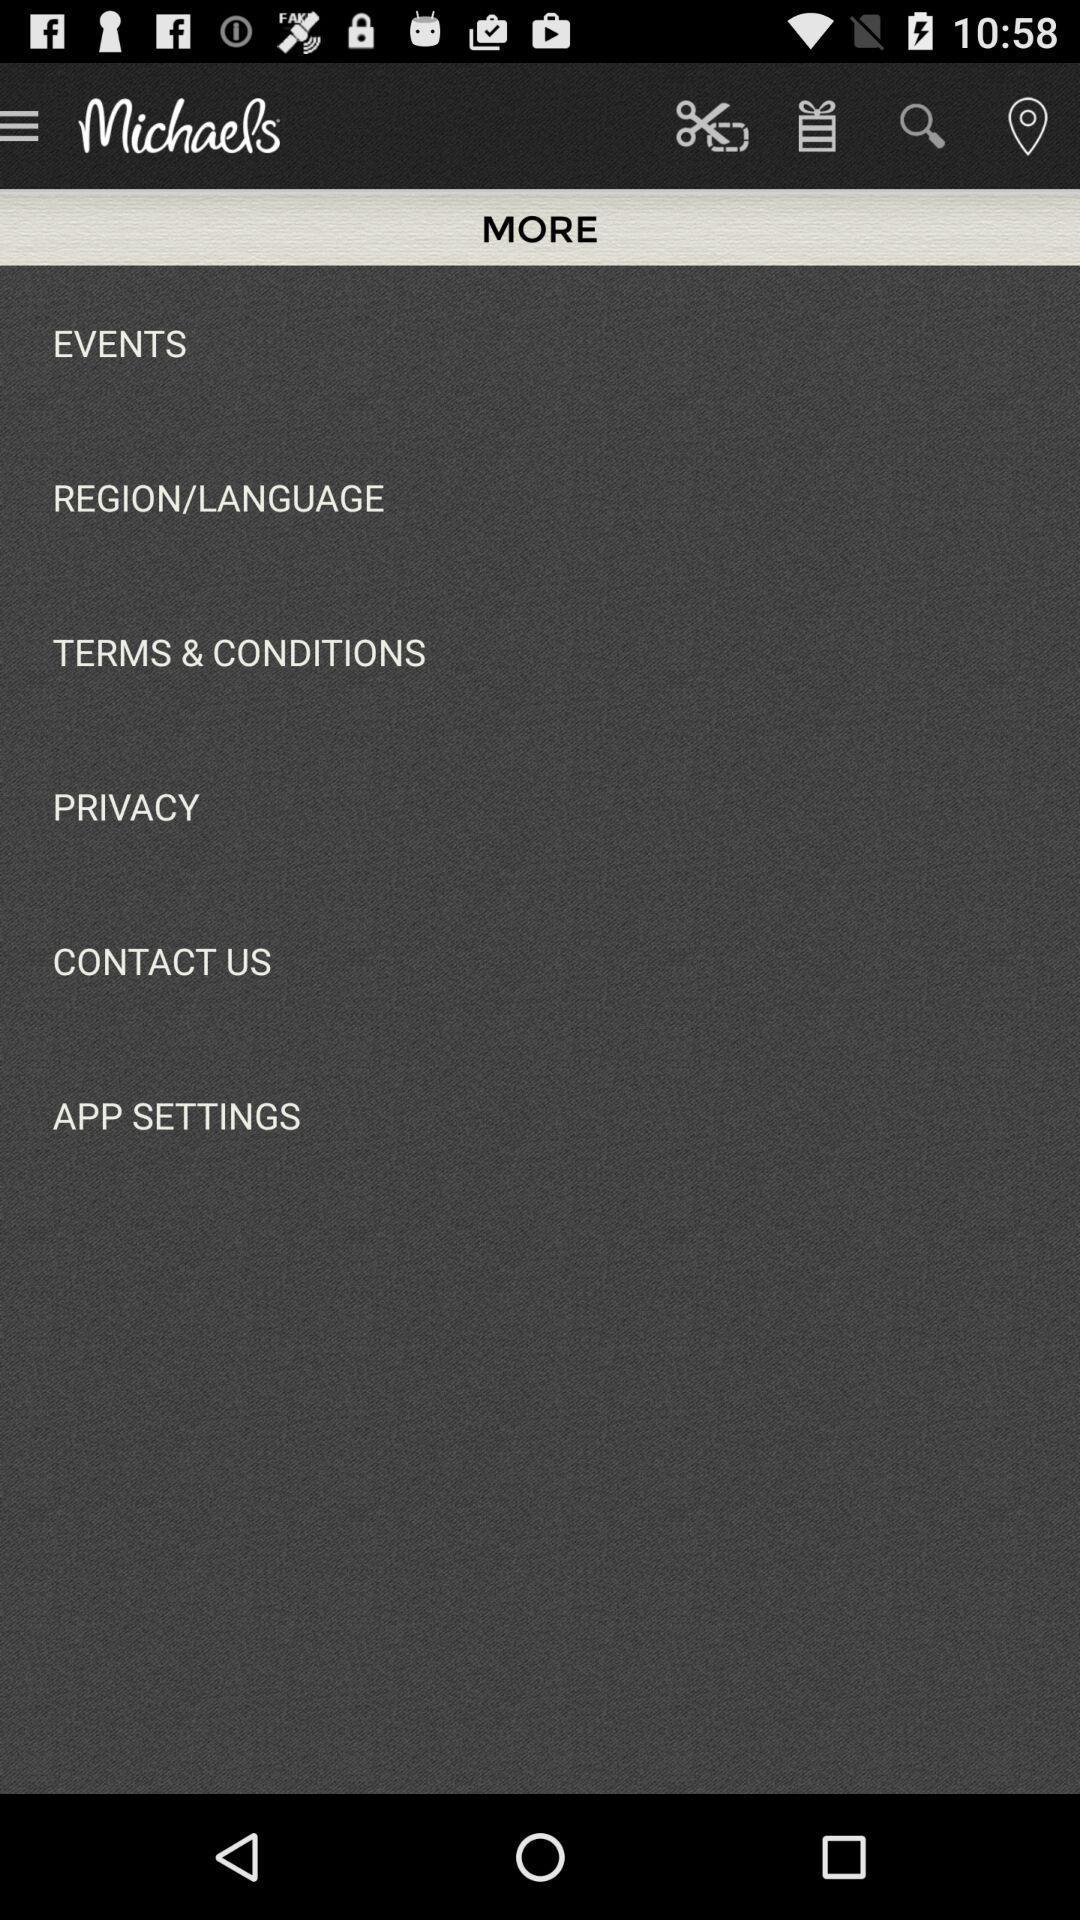 The height and width of the screenshot is (1920, 1080). I want to click on icon above app settings icon, so click(161, 960).